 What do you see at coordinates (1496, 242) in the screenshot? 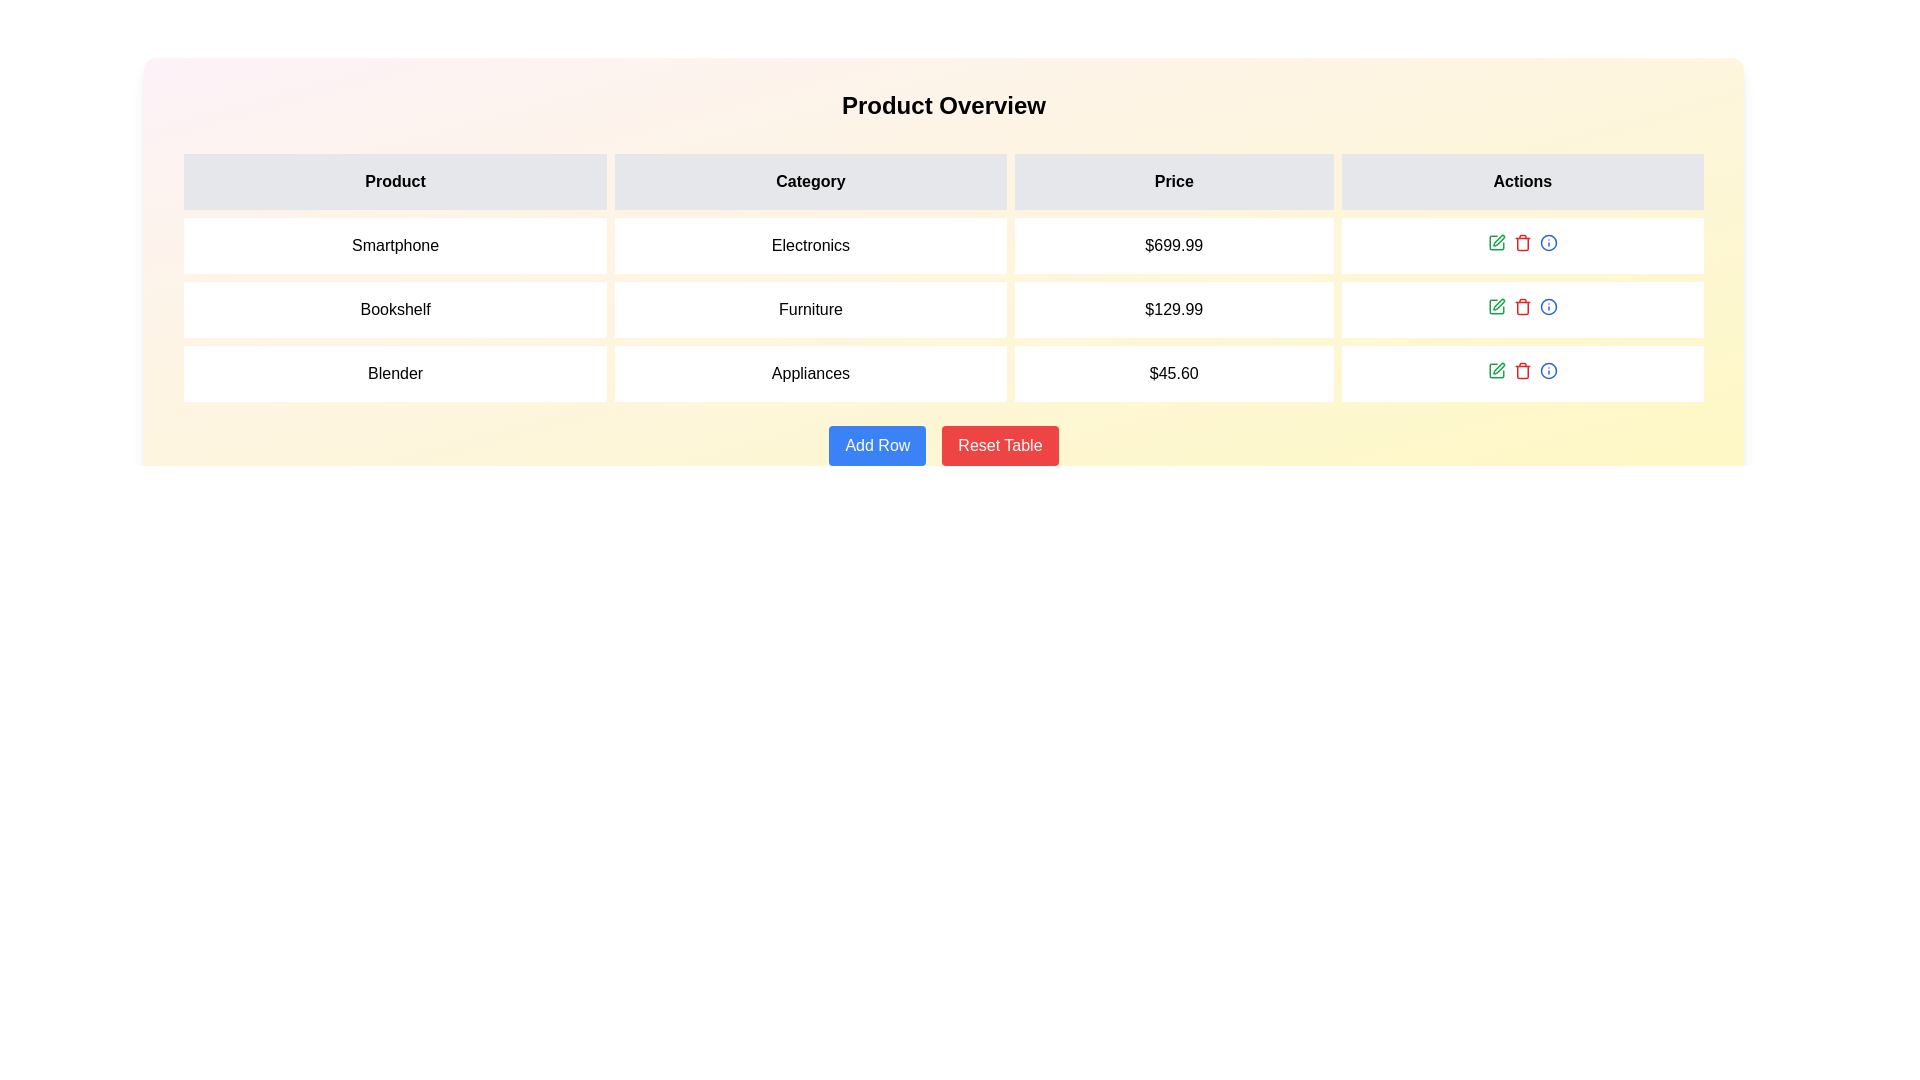
I see `the green pencil icon button in the 'Actions' column of the table for the product 'Smartphone' to initiate the edit functionality` at bounding box center [1496, 242].